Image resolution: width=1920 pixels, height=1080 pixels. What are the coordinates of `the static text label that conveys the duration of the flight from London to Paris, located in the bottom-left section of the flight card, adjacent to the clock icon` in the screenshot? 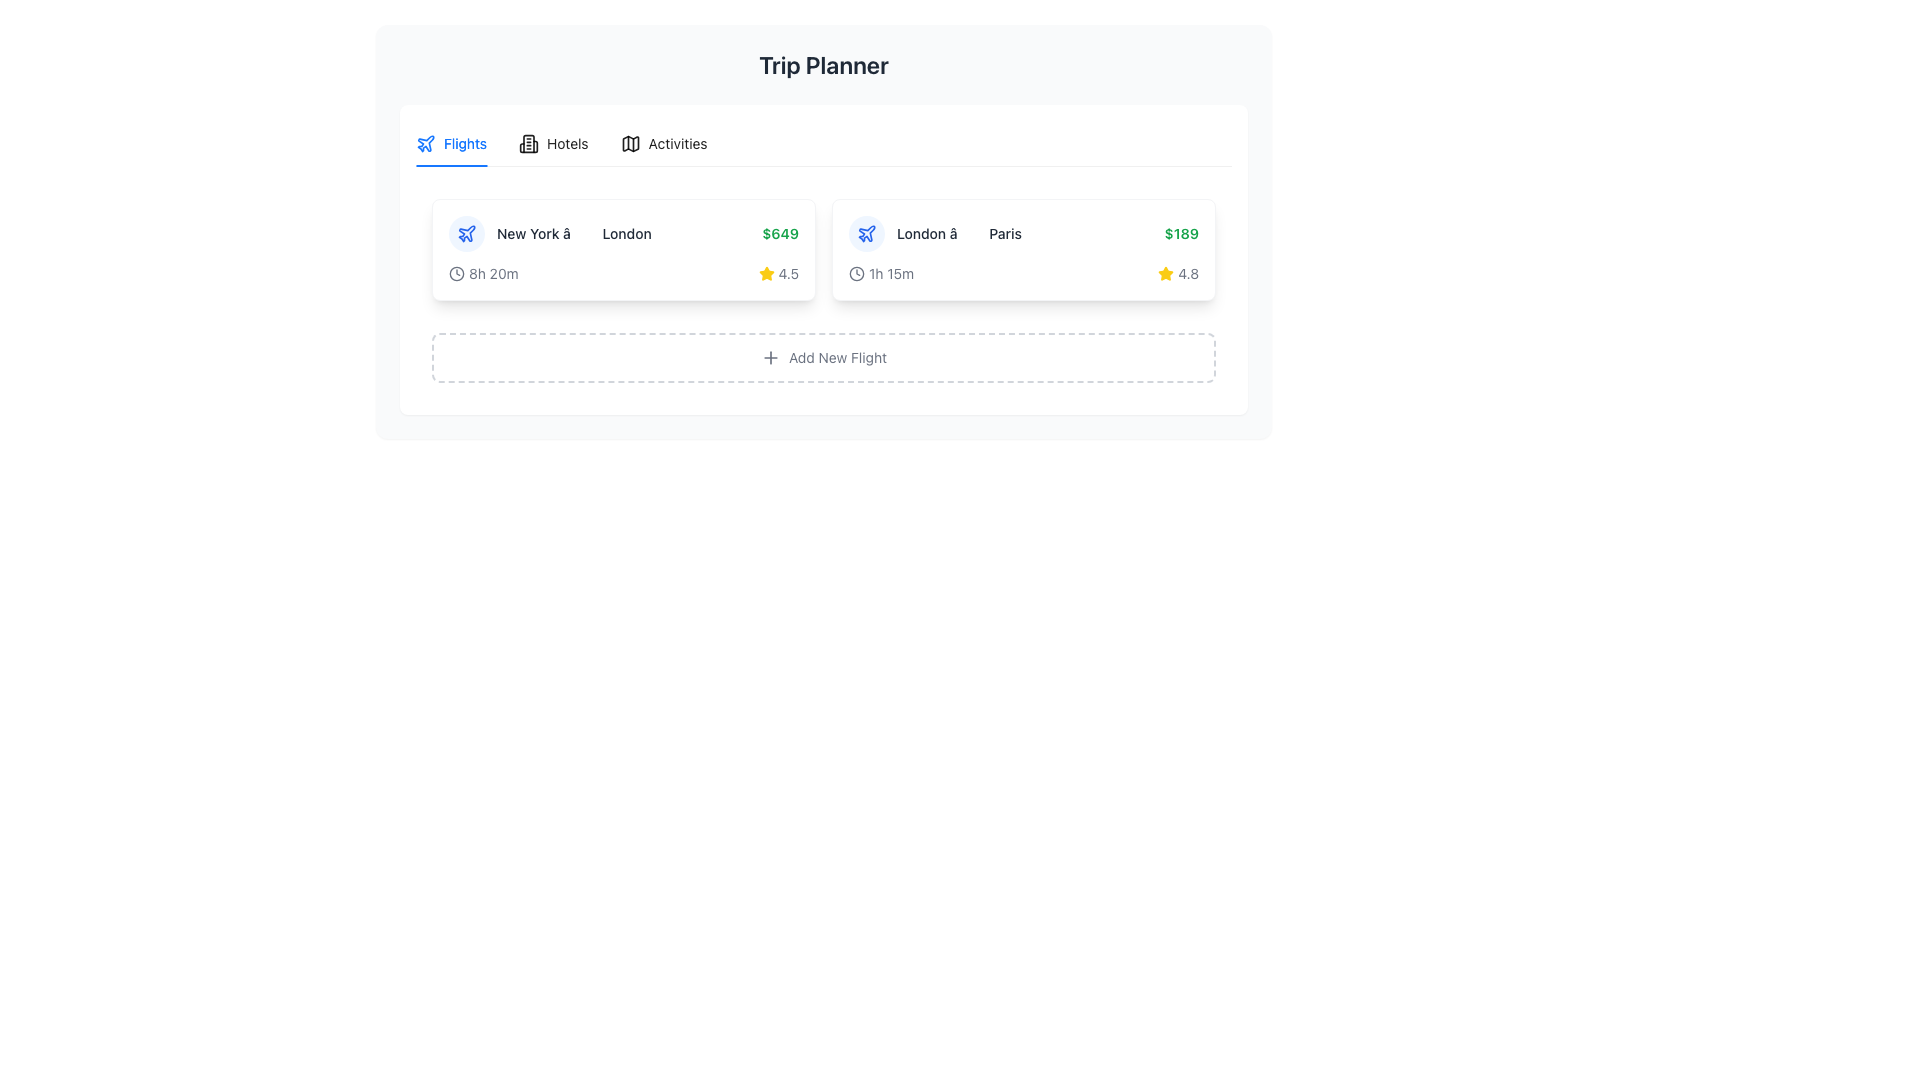 It's located at (890, 273).